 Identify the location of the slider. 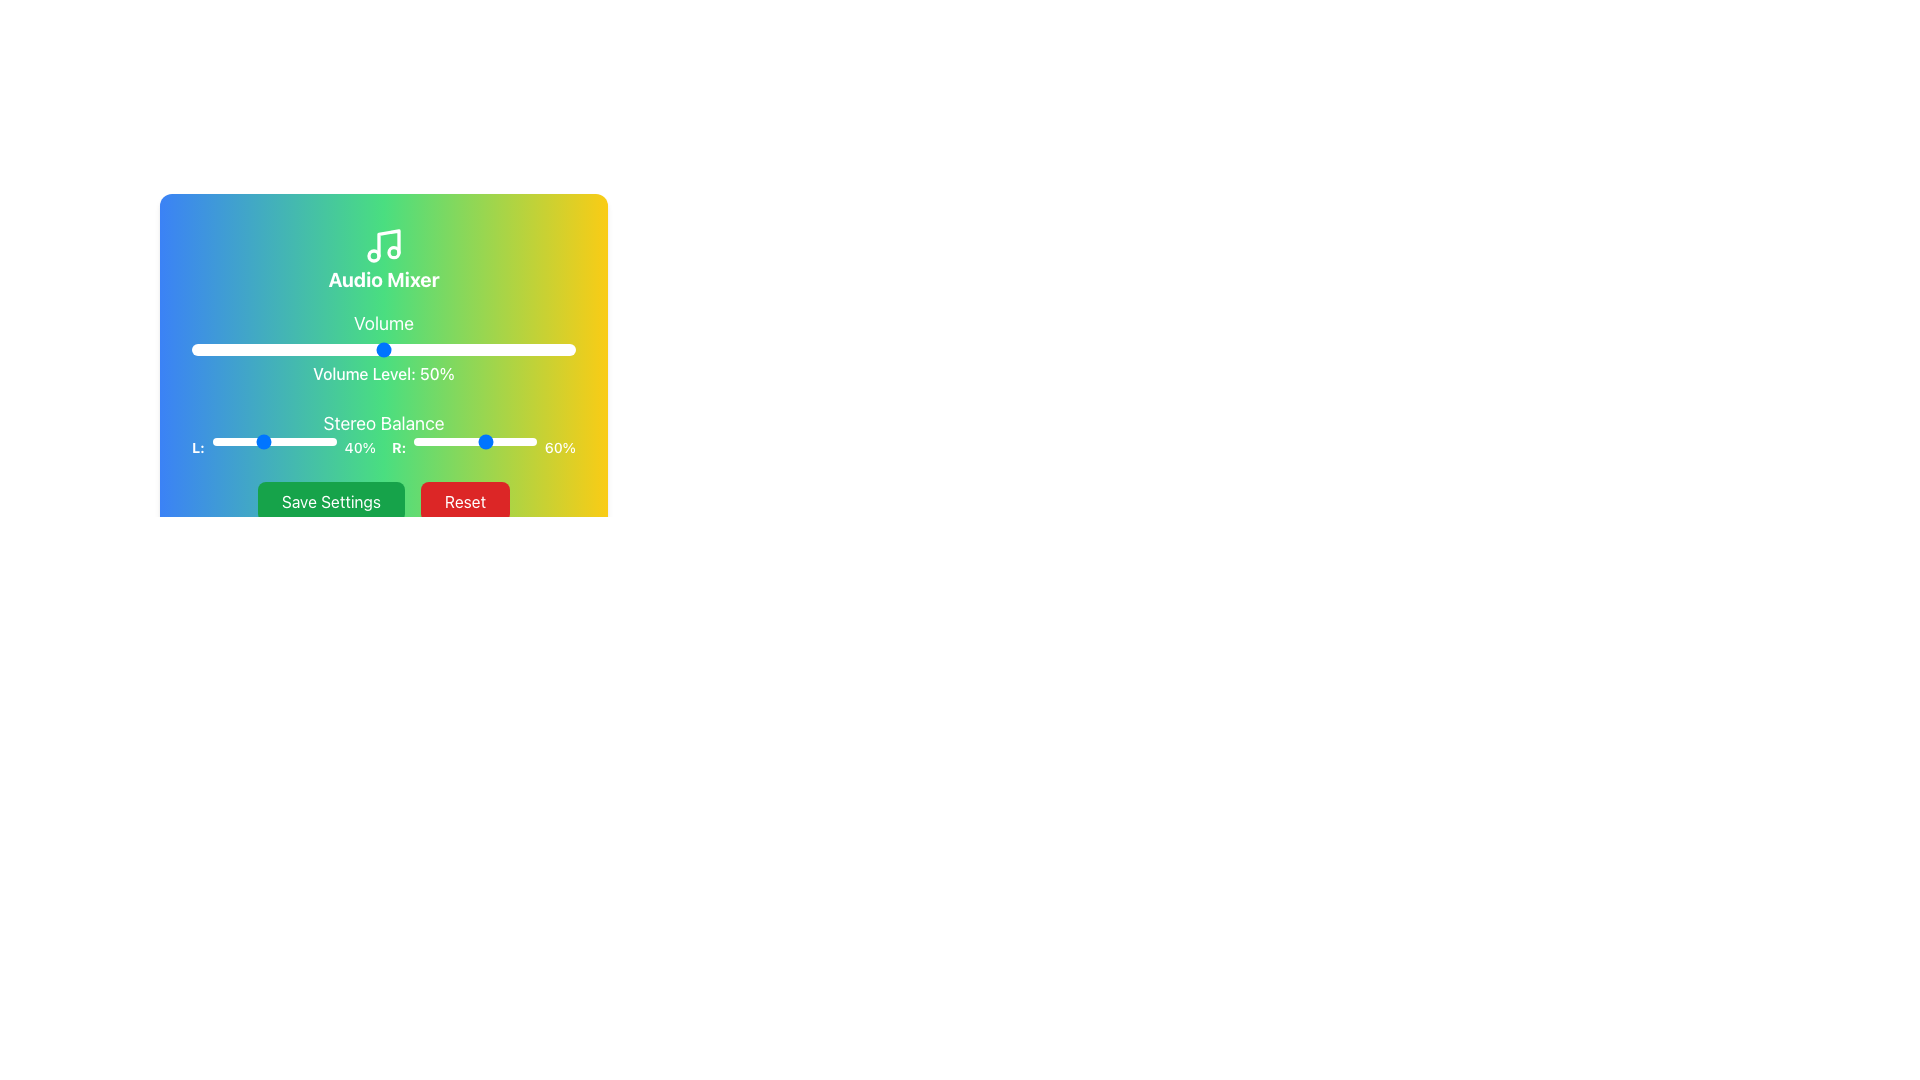
(272, 441).